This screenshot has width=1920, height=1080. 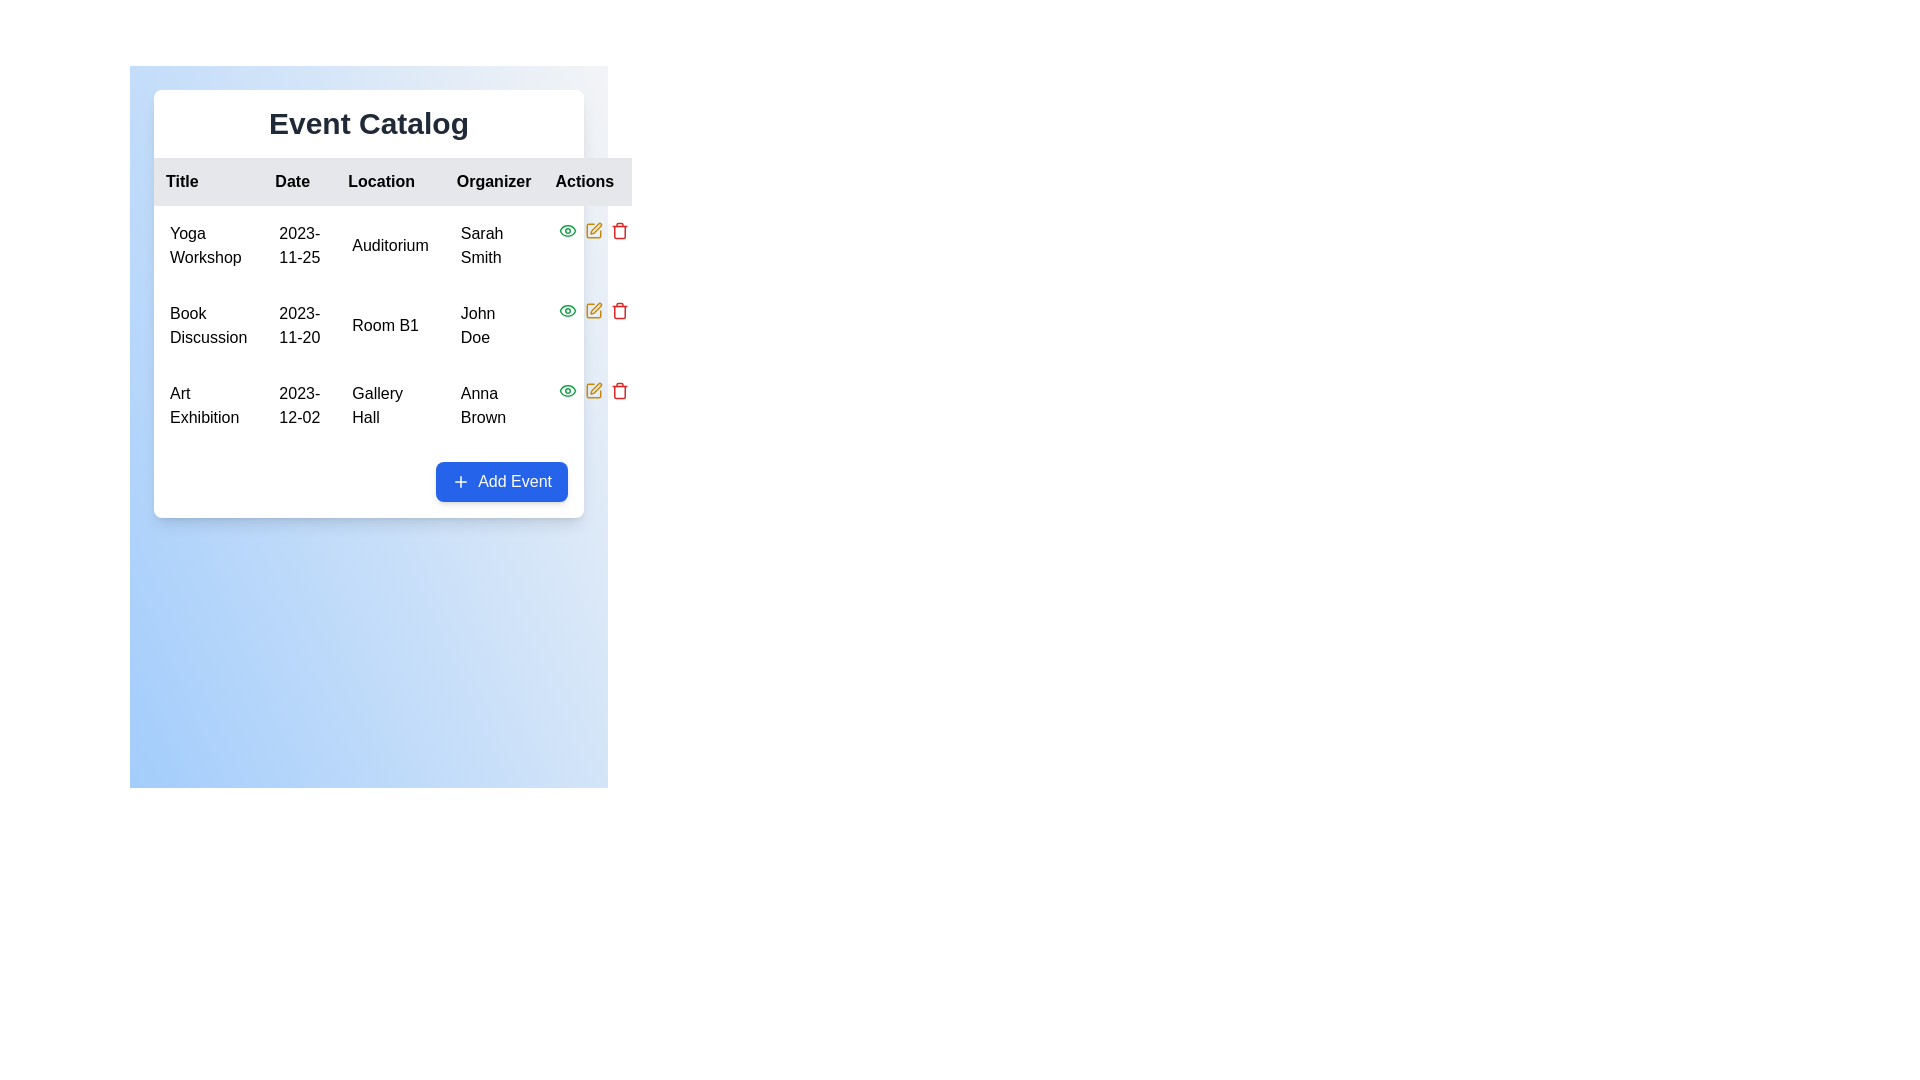 What do you see at coordinates (502, 482) in the screenshot?
I see `the 'Create New Event' button located at the bottom-right corner of the event table card` at bounding box center [502, 482].